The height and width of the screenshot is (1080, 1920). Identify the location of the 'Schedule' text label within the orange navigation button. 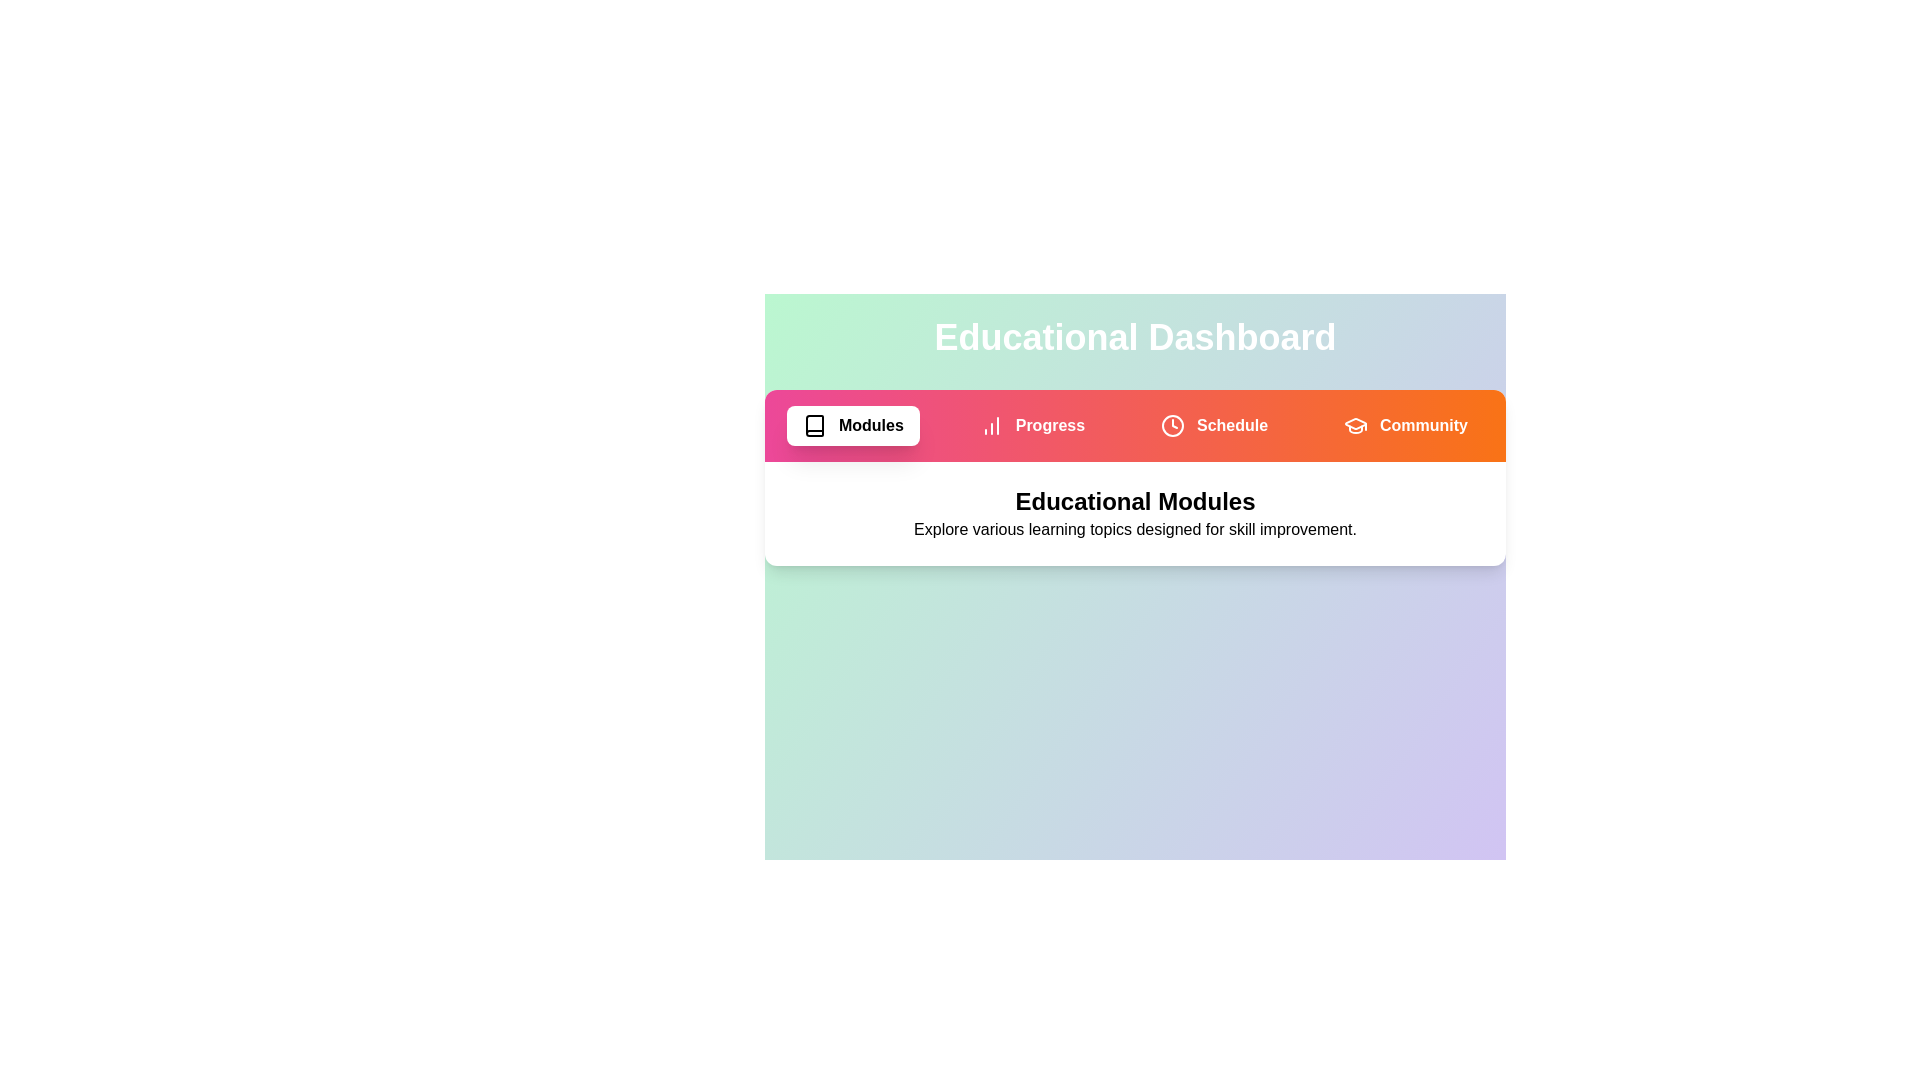
(1231, 424).